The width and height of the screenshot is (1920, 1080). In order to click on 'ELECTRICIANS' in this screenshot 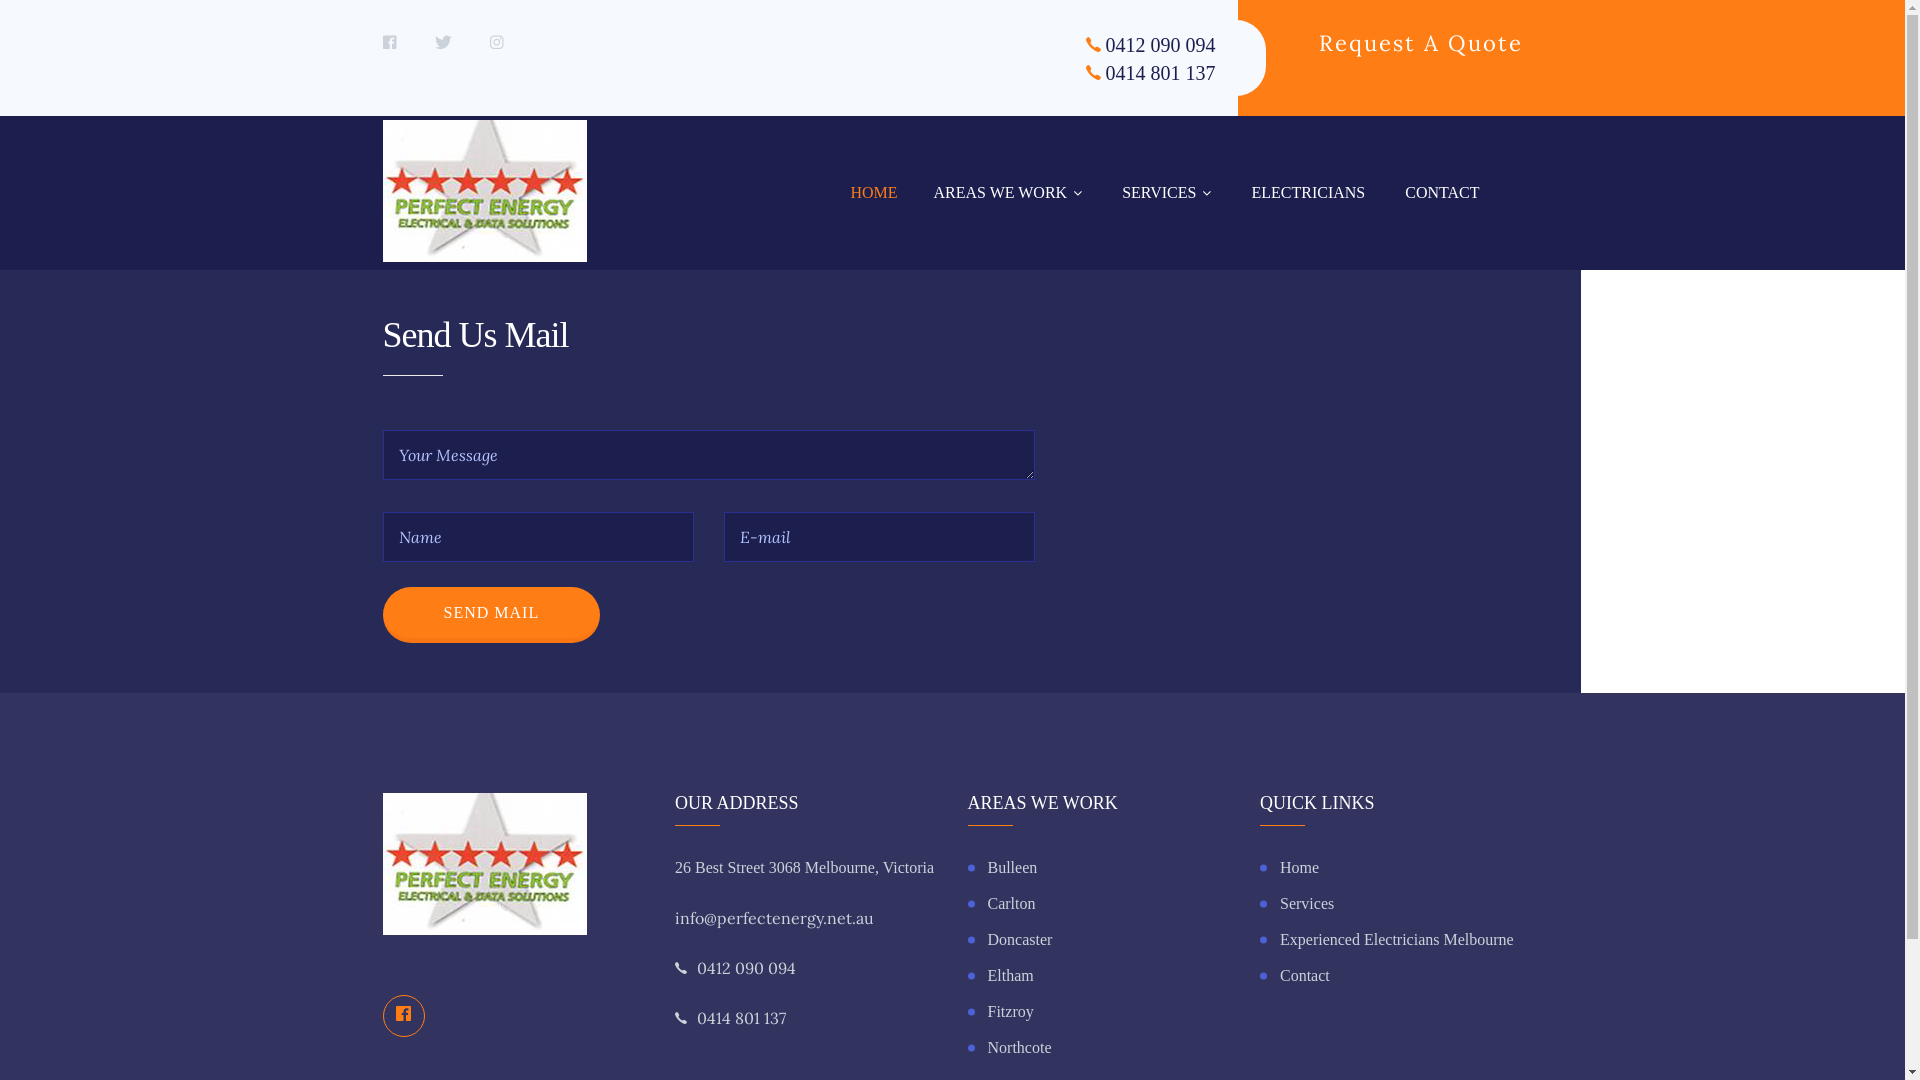, I will do `click(1308, 192)`.